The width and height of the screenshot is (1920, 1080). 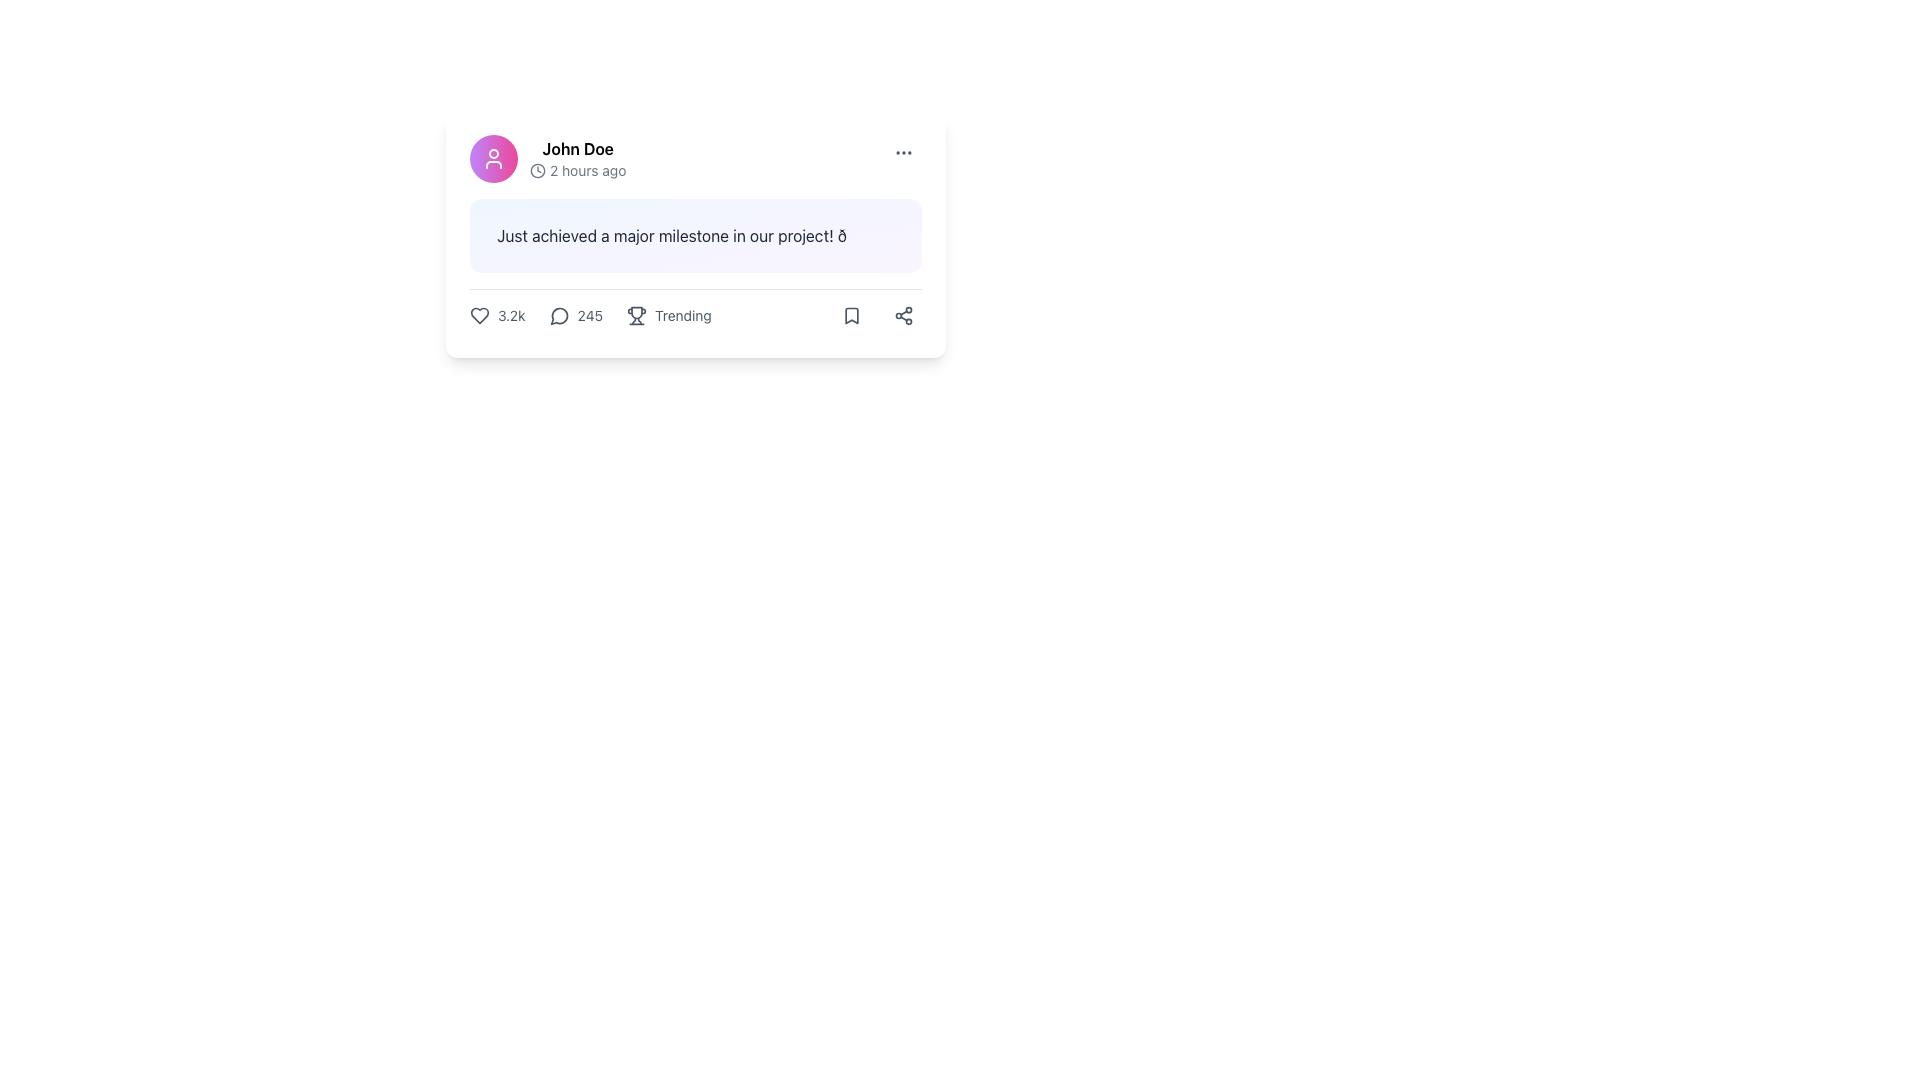 What do you see at coordinates (696, 234) in the screenshot?
I see `the text block that reads 'Just achieved a major milestone in our project! 🎉', which is styled in gray and located within a card layout below 'John Doe' and '2 hours ago'` at bounding box center [696, 234].